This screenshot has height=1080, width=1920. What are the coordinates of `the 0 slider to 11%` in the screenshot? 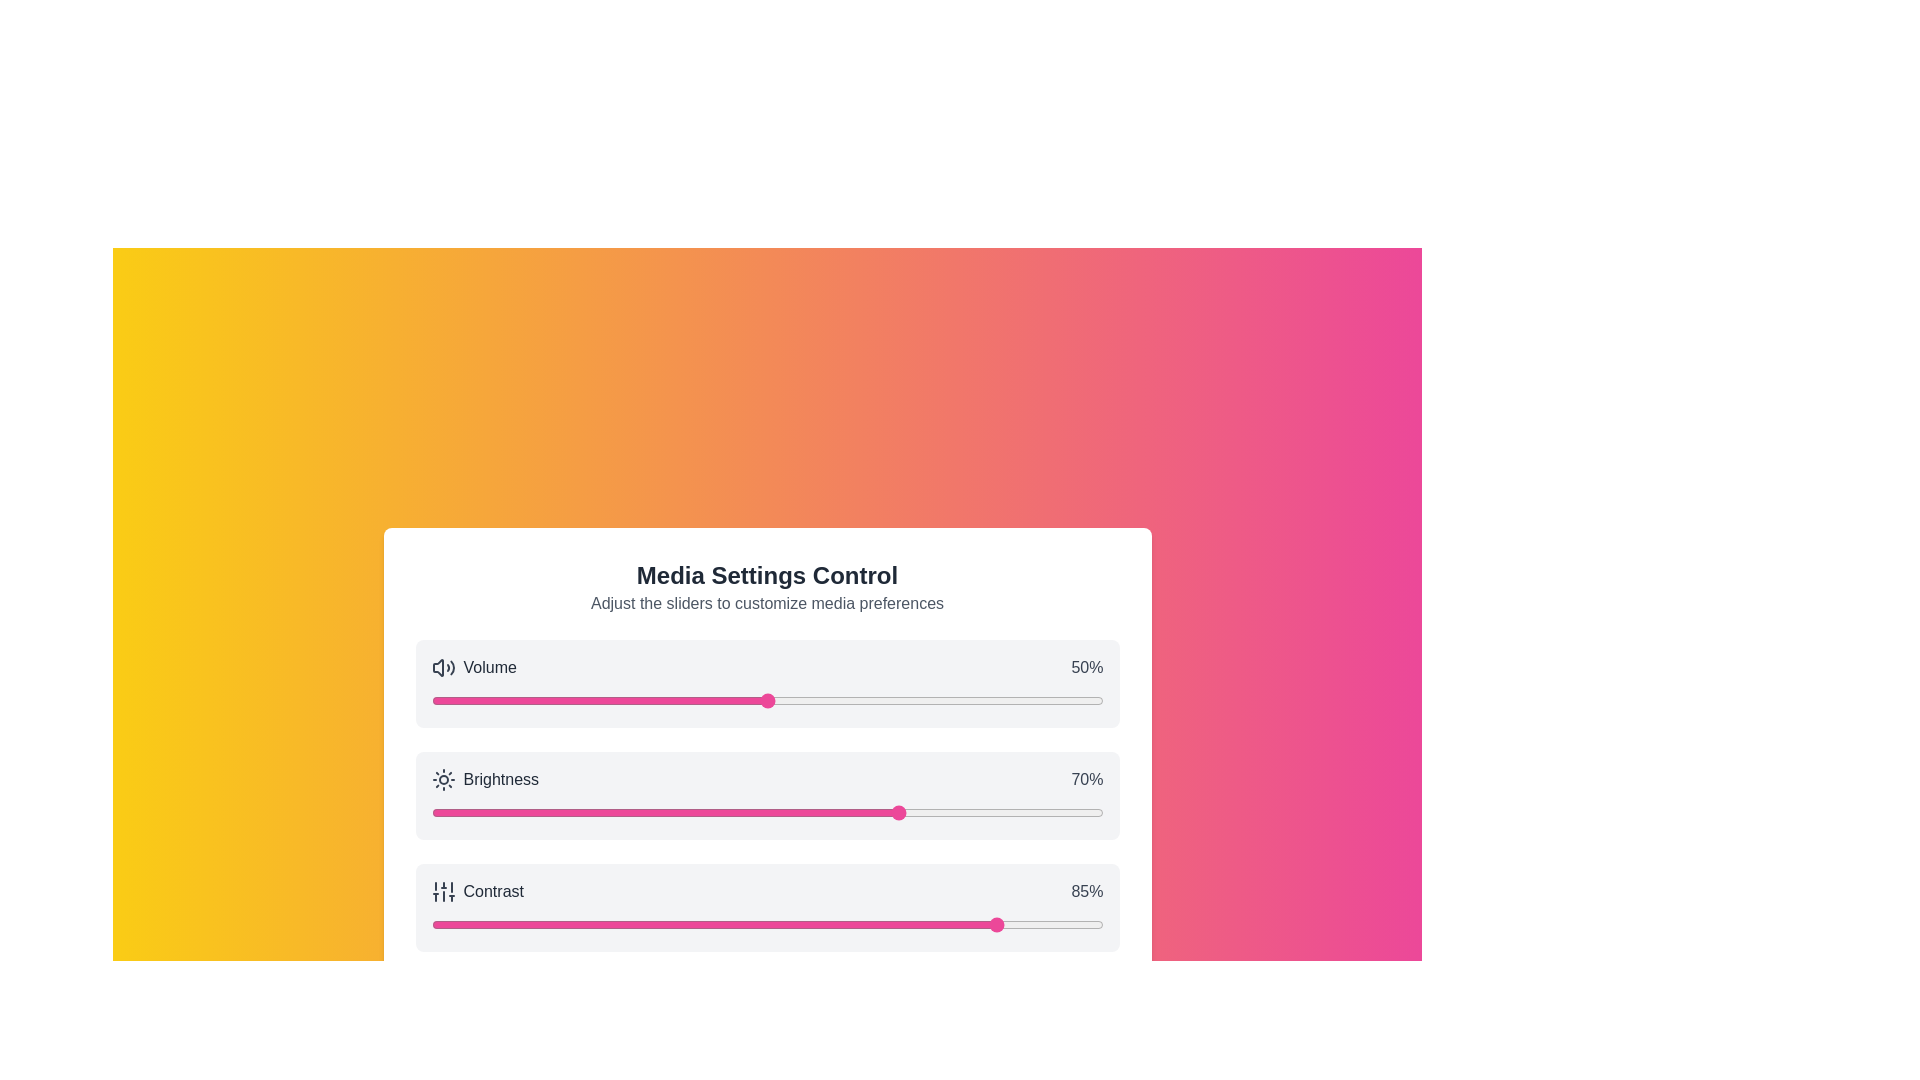 It's located at (505, 700).